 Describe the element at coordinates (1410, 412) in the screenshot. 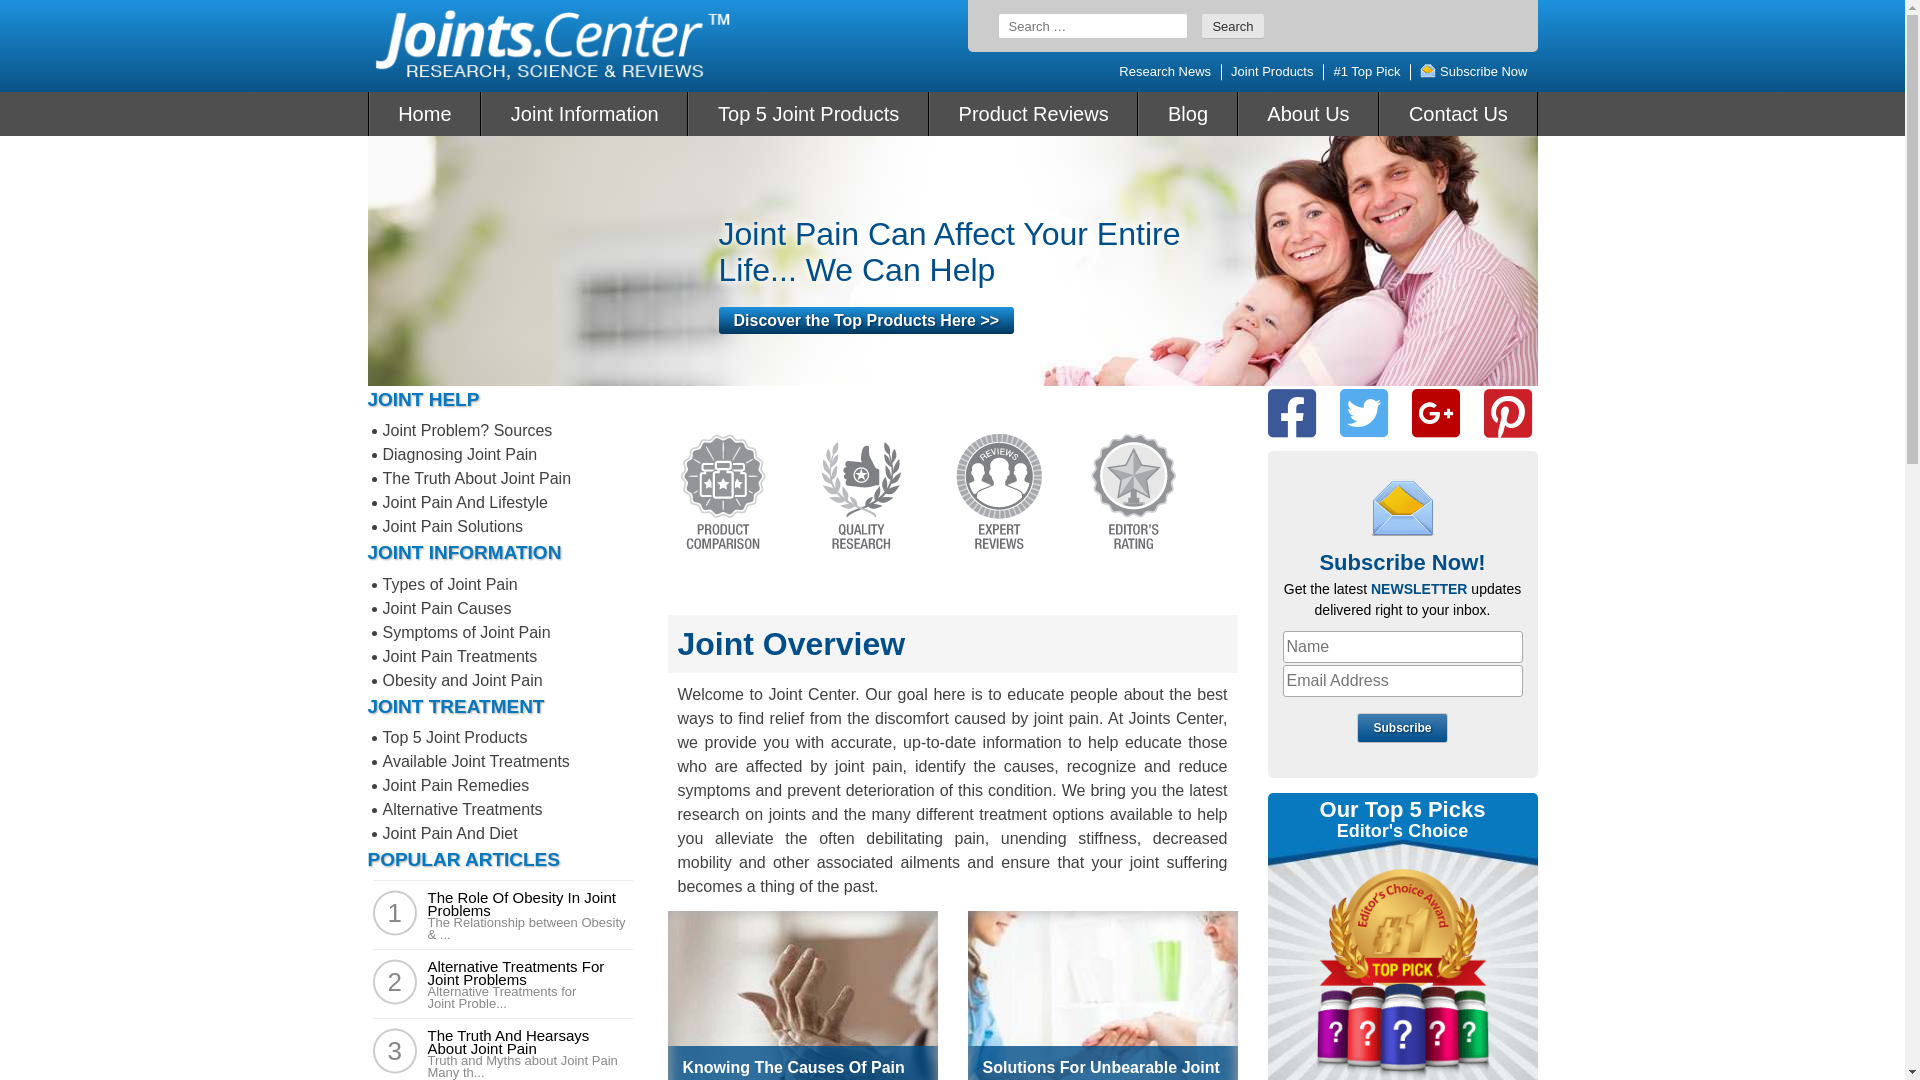

I see `'Google +'` at that location.